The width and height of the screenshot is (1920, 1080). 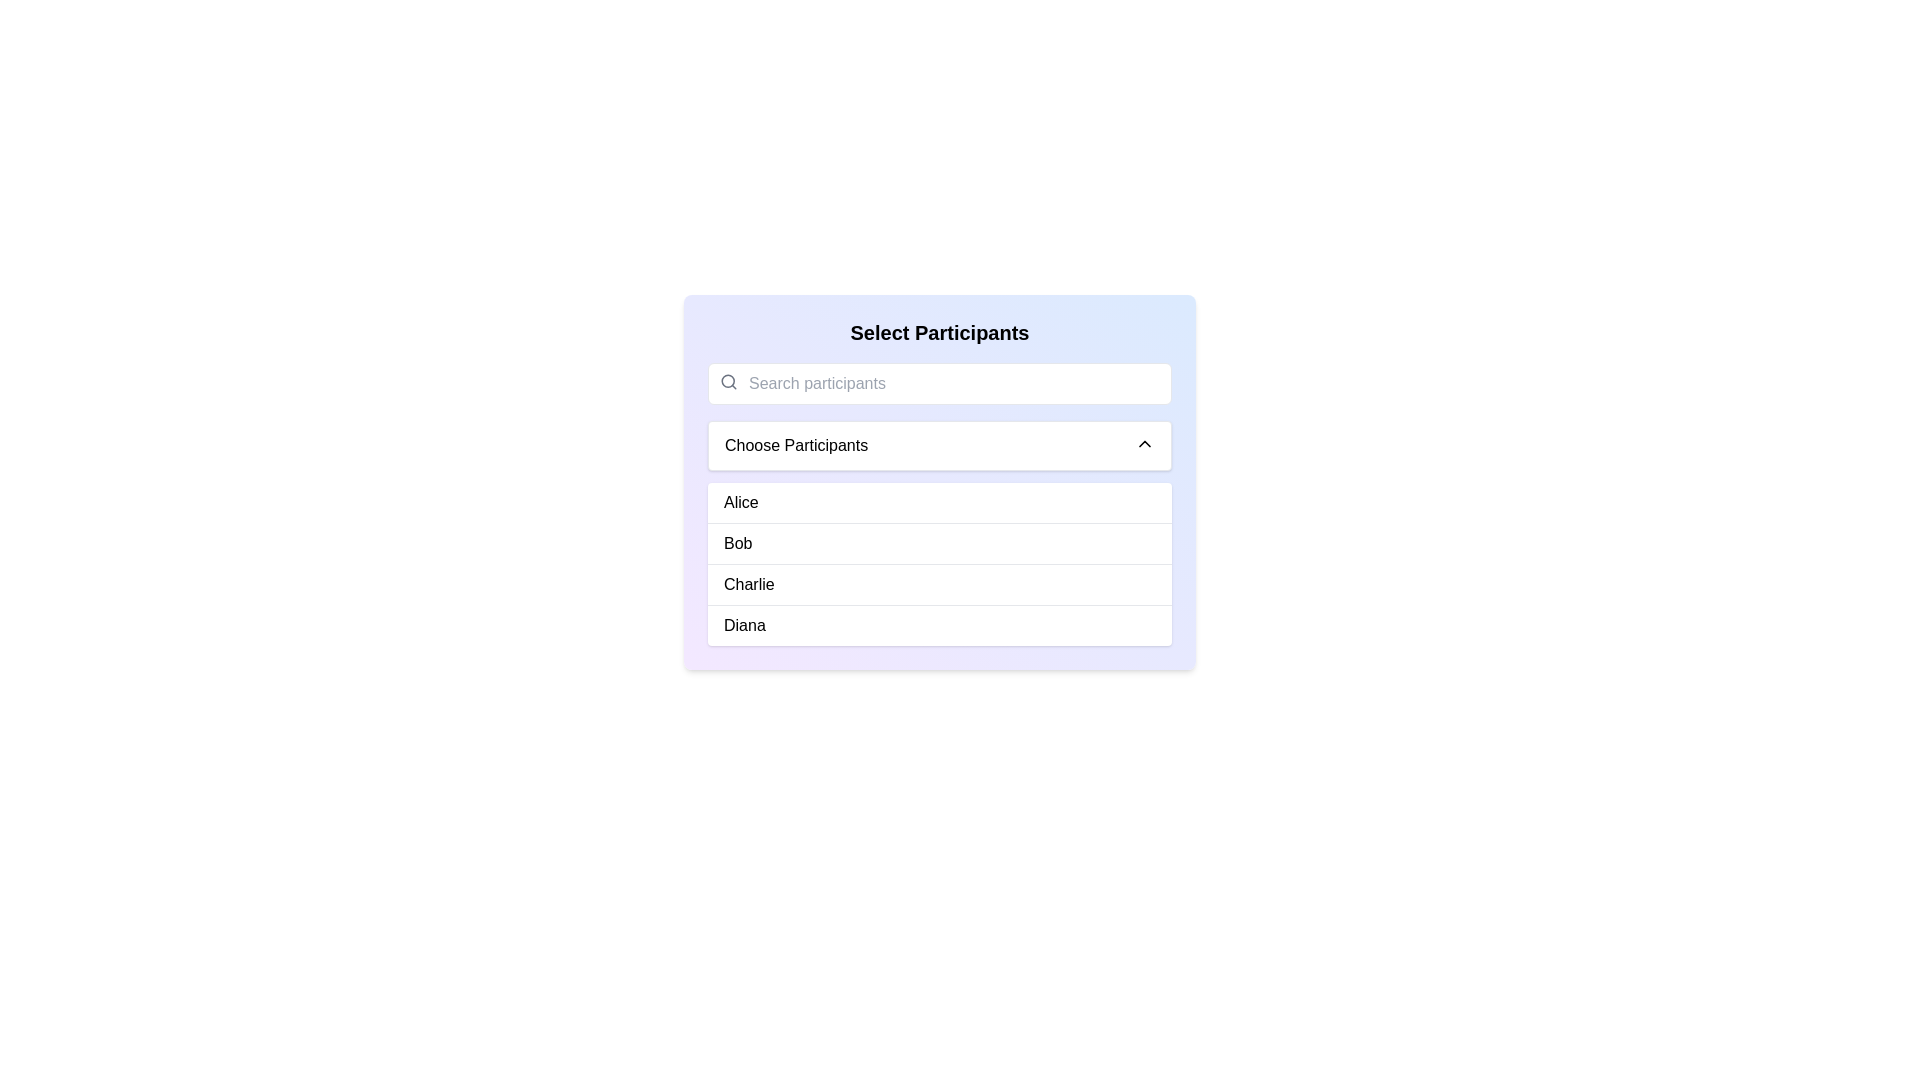 What do you see at coordinates (939, 445) in the screenshot?
I see `the 'Choose Participants' dropdown button` at bounding box center [939, 445].